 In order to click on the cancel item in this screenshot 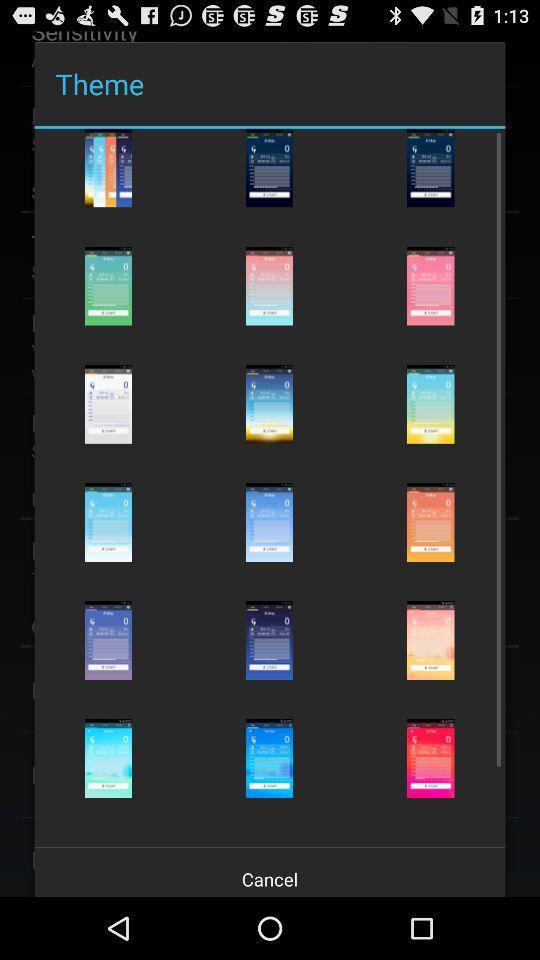, I will do `click(270, 871)`.